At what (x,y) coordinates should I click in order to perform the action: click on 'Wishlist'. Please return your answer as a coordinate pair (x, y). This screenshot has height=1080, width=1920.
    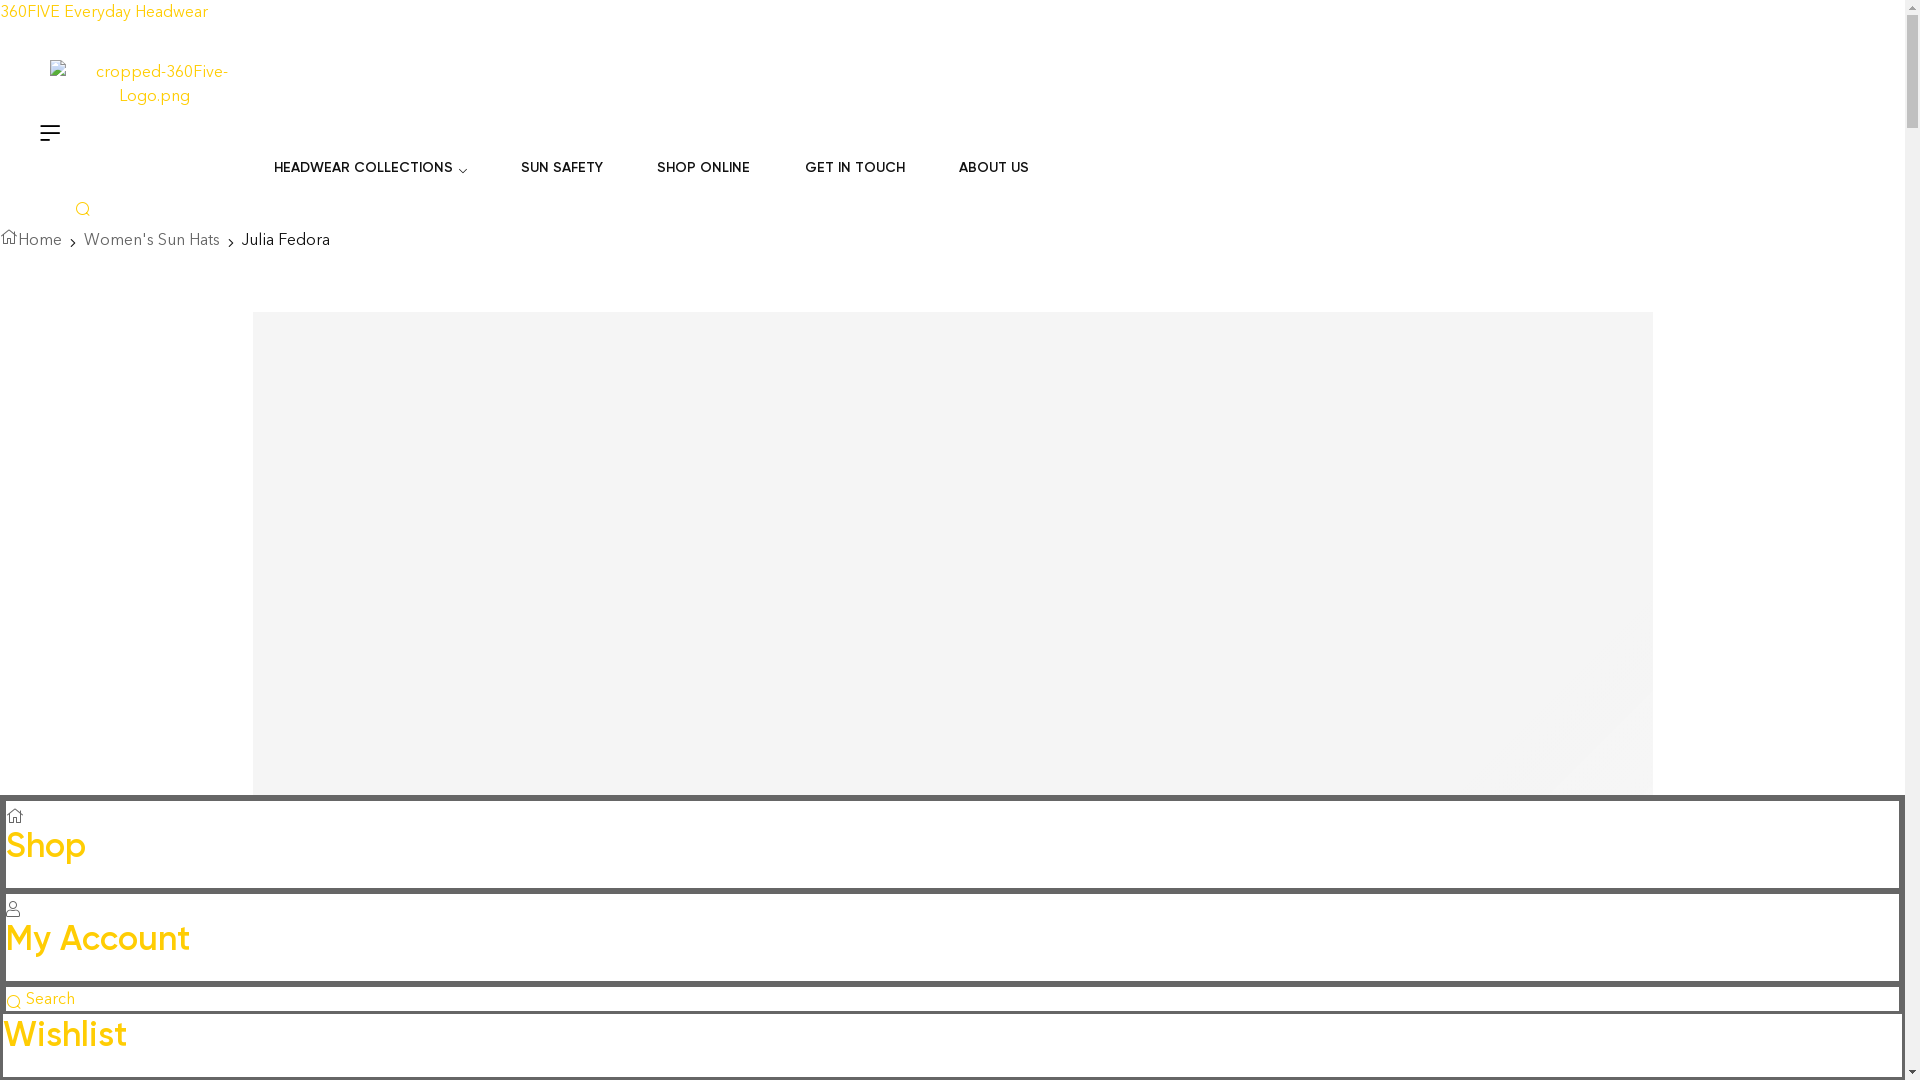
    Looking at the image, I should click on (65, 1034).